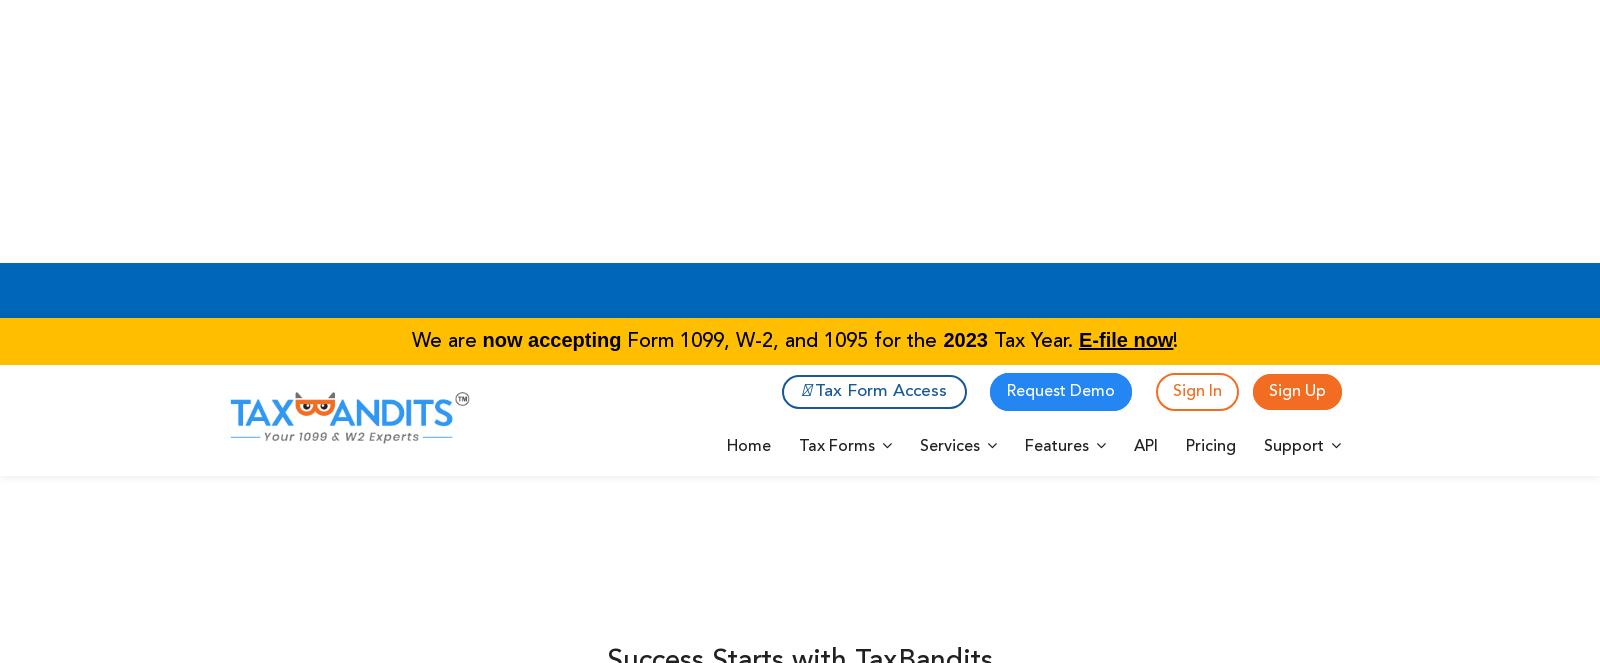  I want to click on 'FAQs on Payroll Forms', so click(562, 26).